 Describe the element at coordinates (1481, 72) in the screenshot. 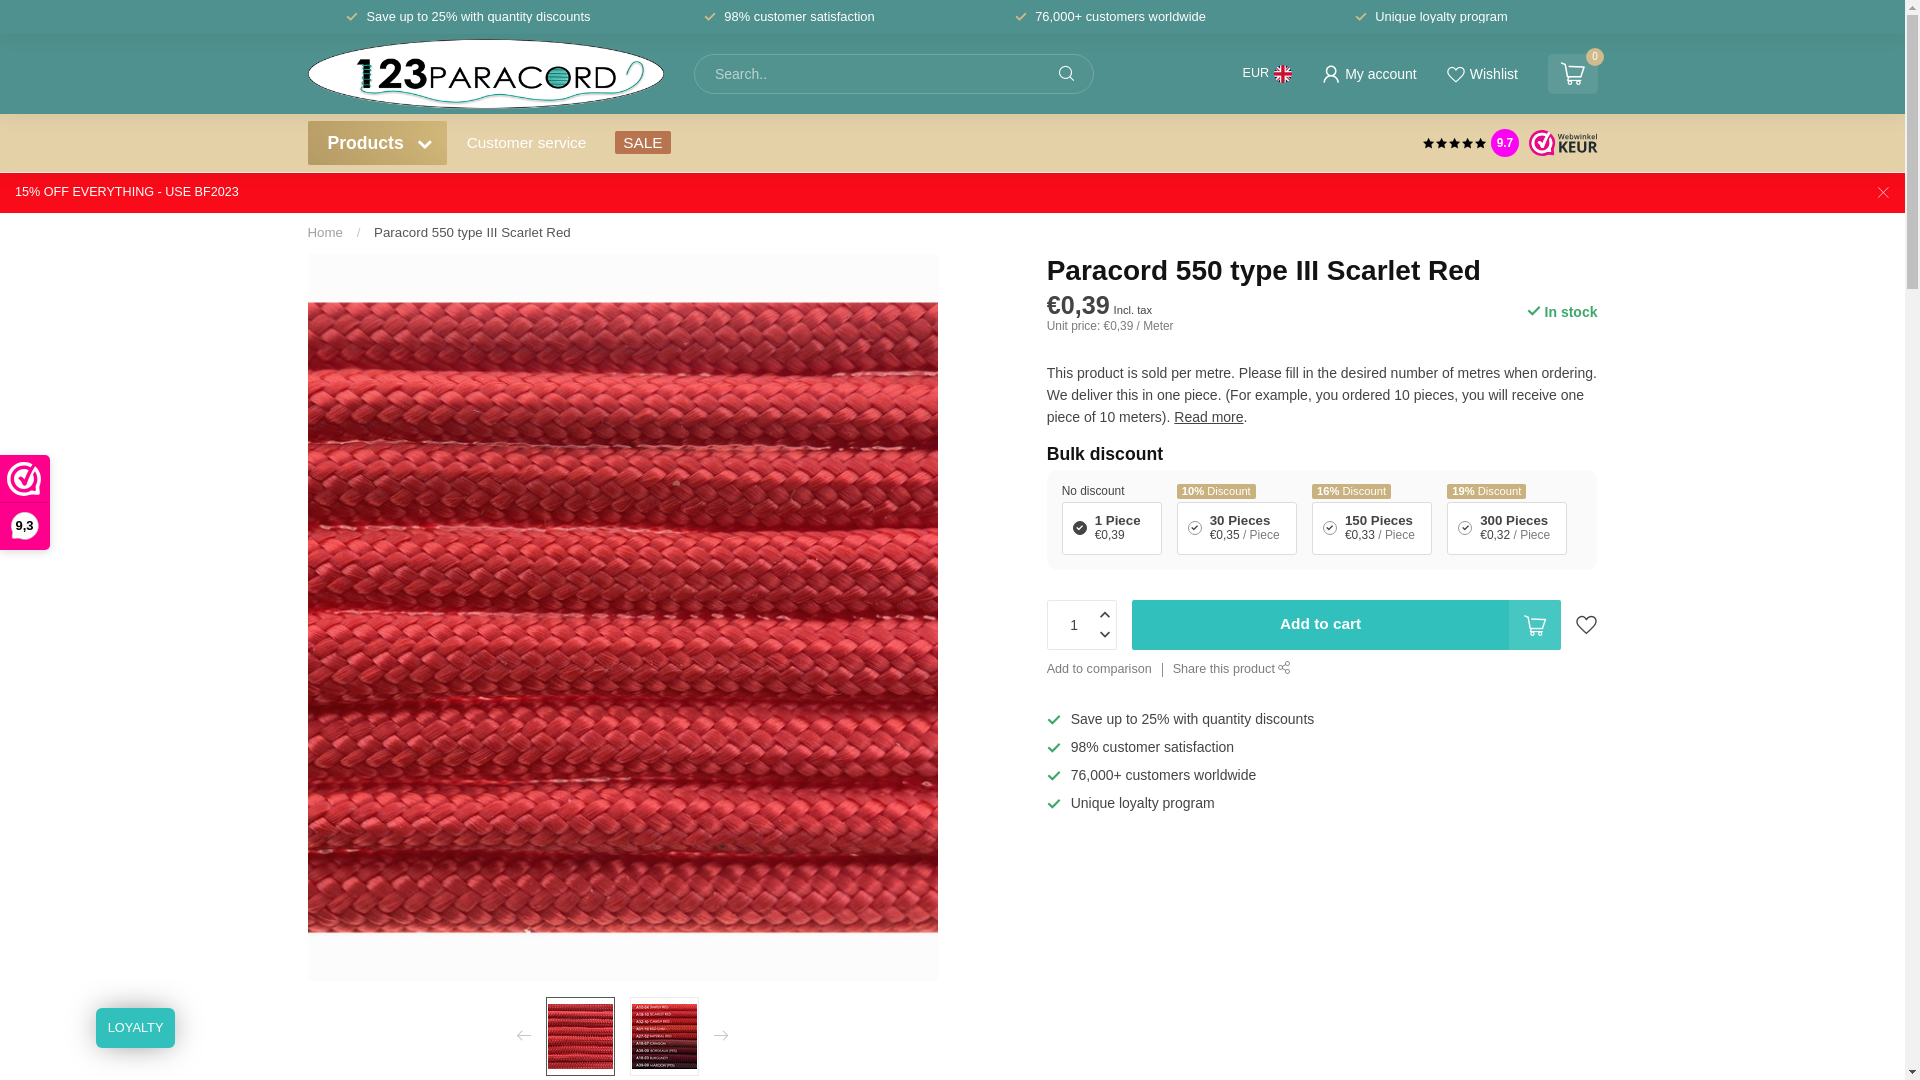

I see `'Wishlist'` at that location.